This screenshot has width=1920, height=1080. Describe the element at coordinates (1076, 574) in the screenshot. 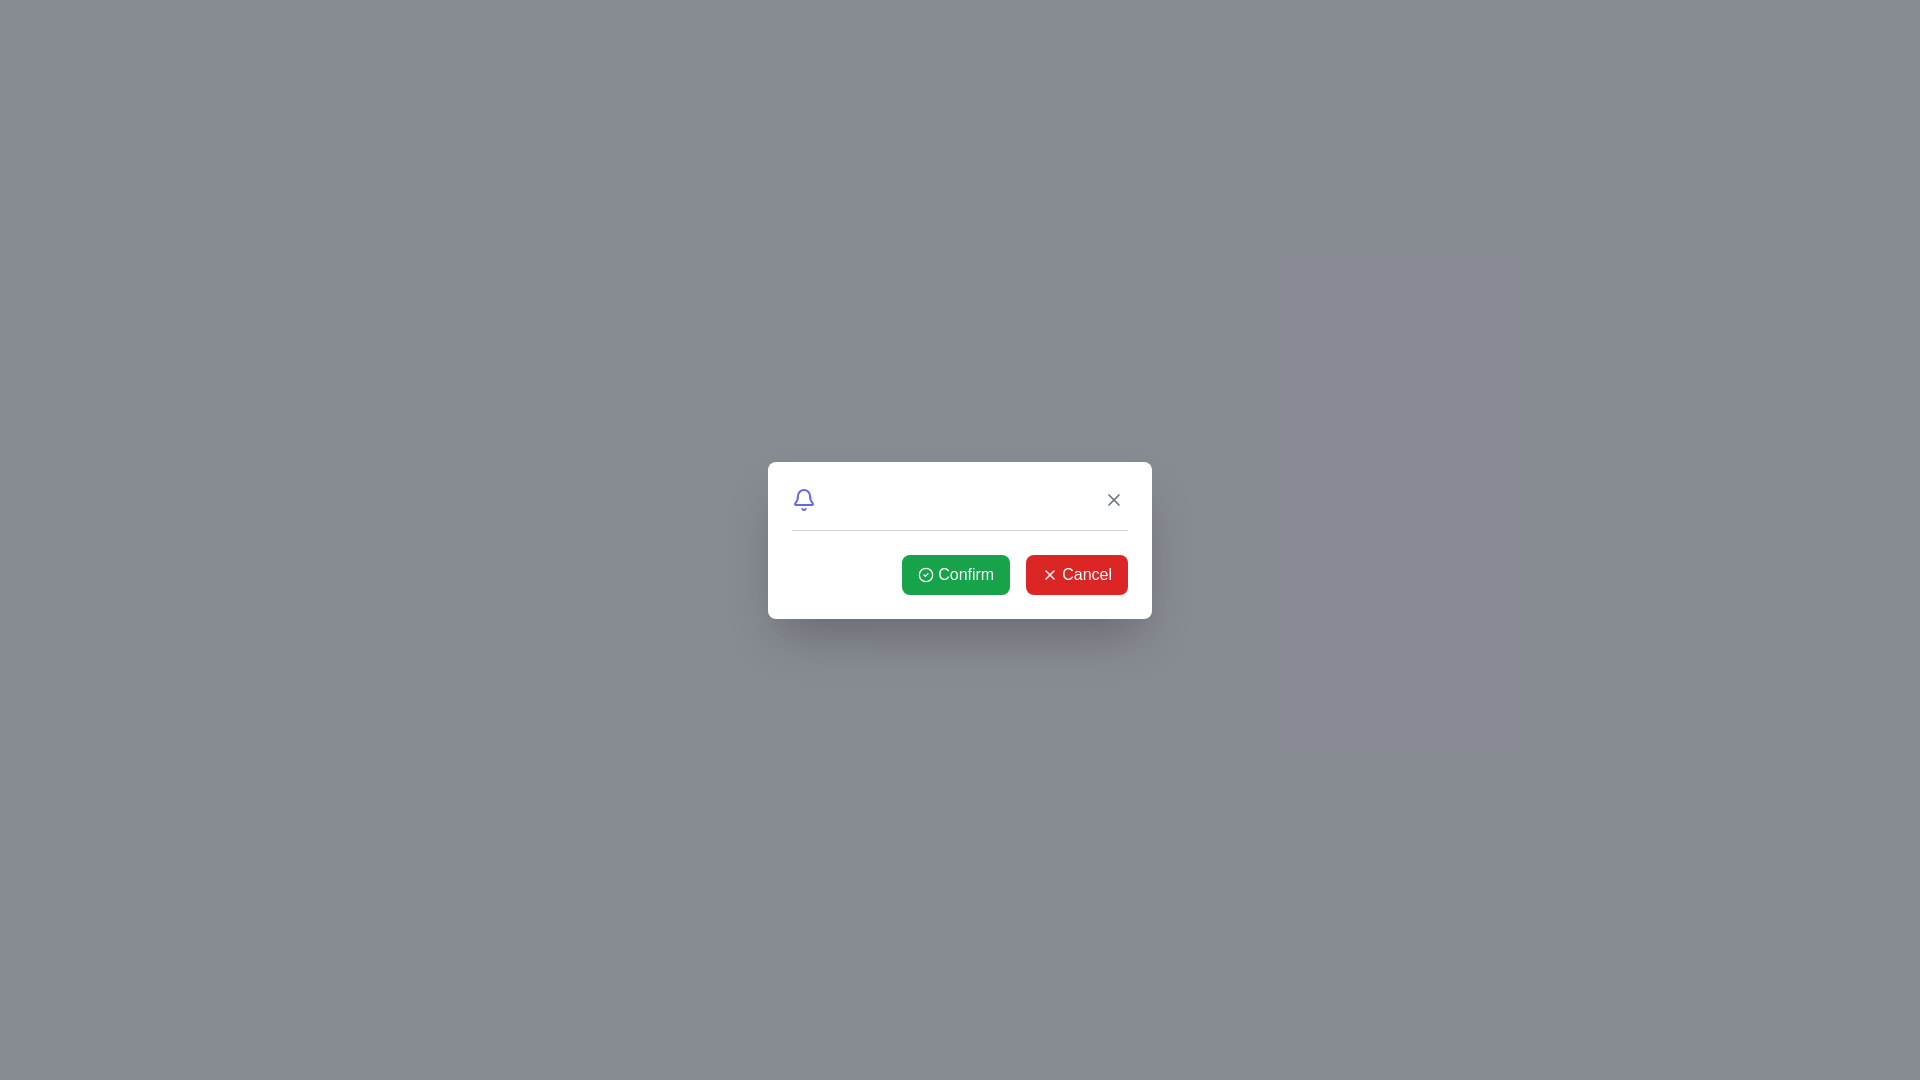

I see `the 'Cancel' button located at the bottom-right section of the modal` at that location.